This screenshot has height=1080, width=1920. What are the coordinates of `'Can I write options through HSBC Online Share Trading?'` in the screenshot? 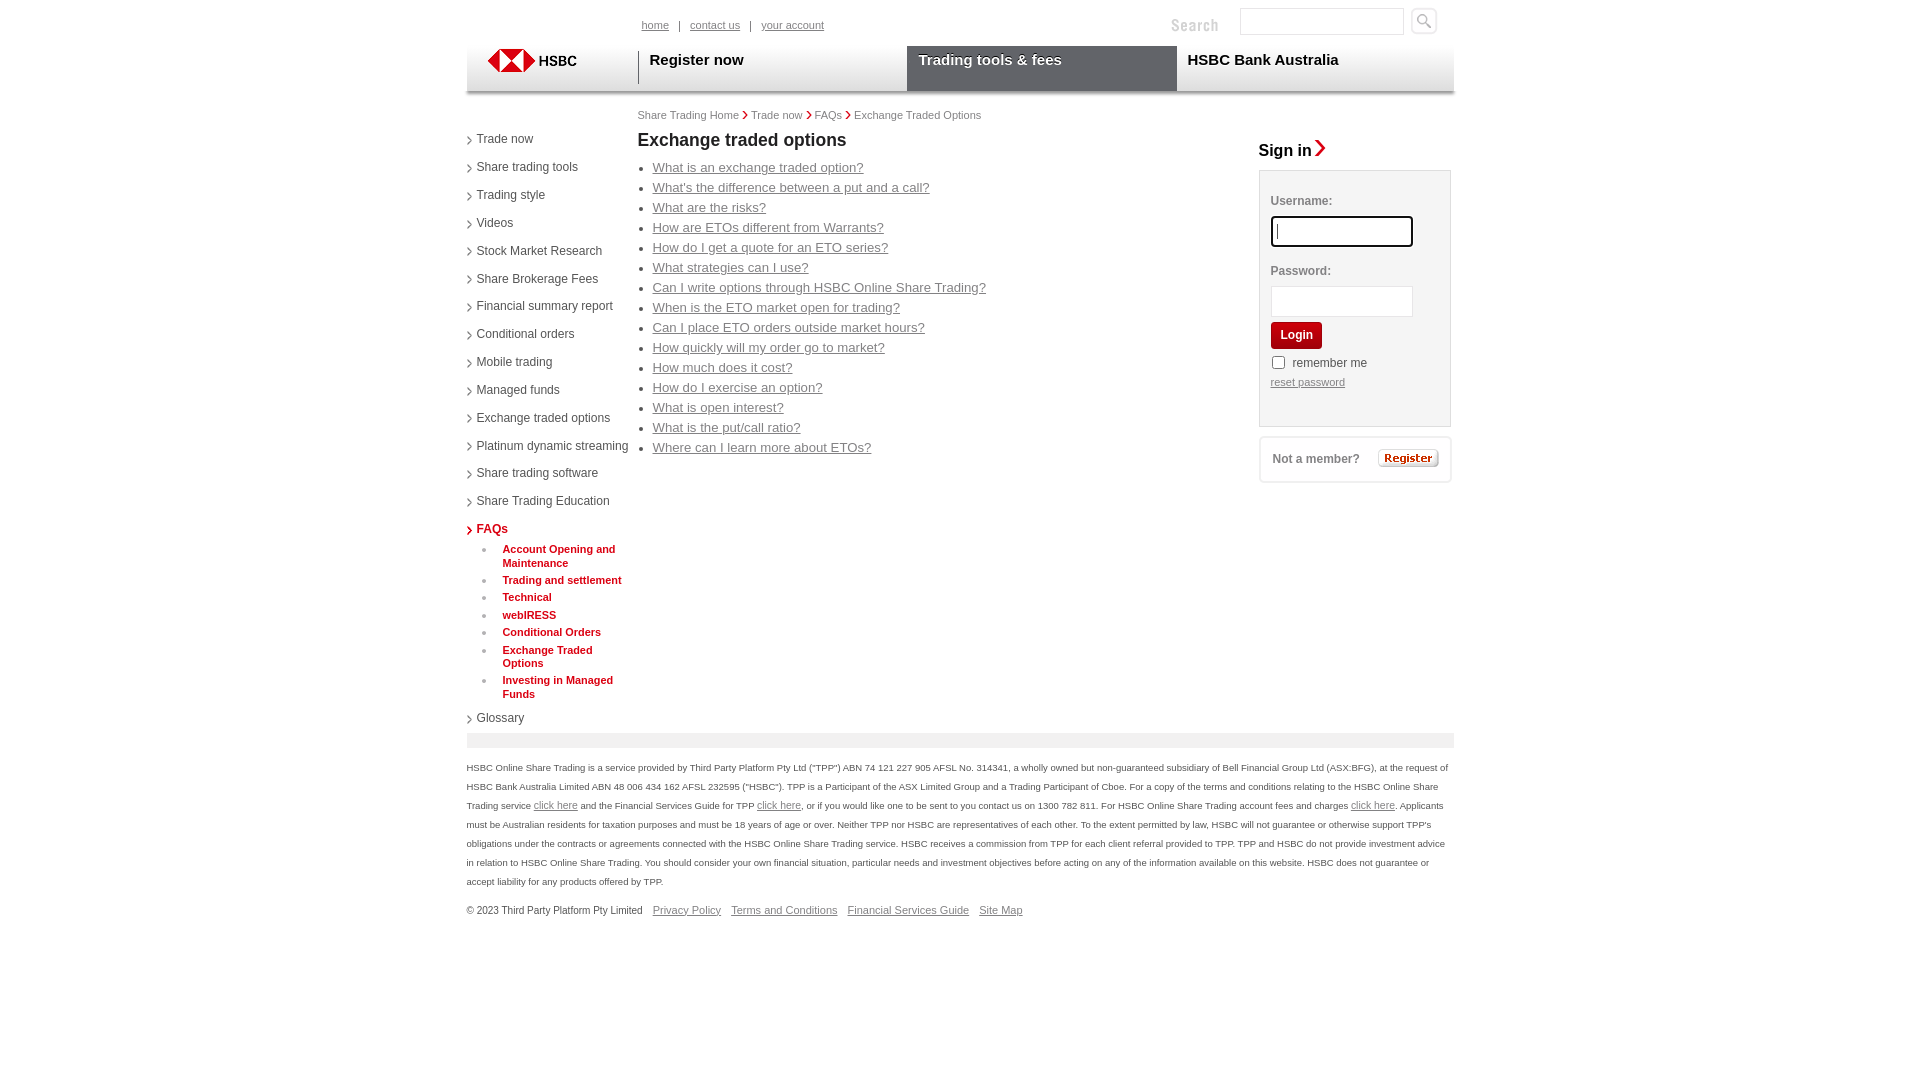 It's located at (819, 287).